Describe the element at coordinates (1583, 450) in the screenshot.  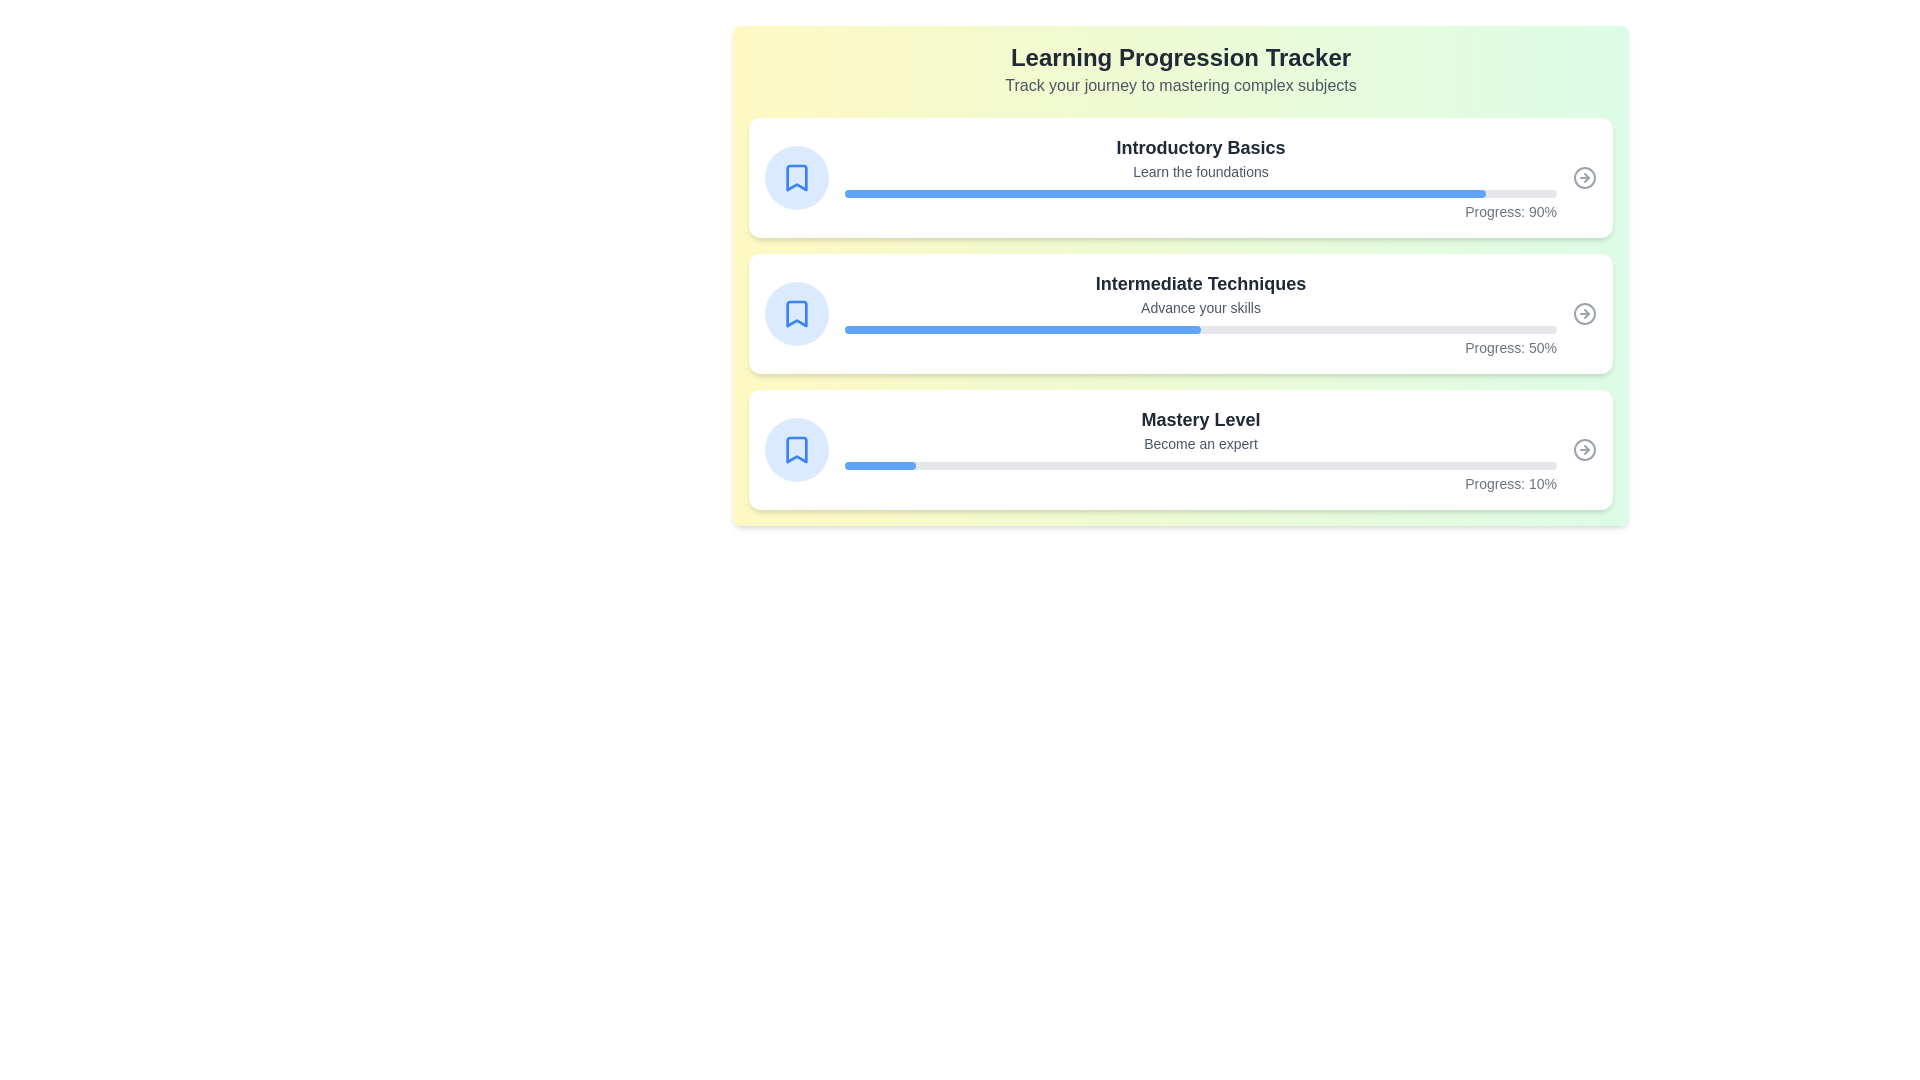
I see `the navigation icon, which is a right-pointing arrow within a circle, located in the last row of the tracker card, aligned with the 'Mastery Level' text and progress bar` at that location.